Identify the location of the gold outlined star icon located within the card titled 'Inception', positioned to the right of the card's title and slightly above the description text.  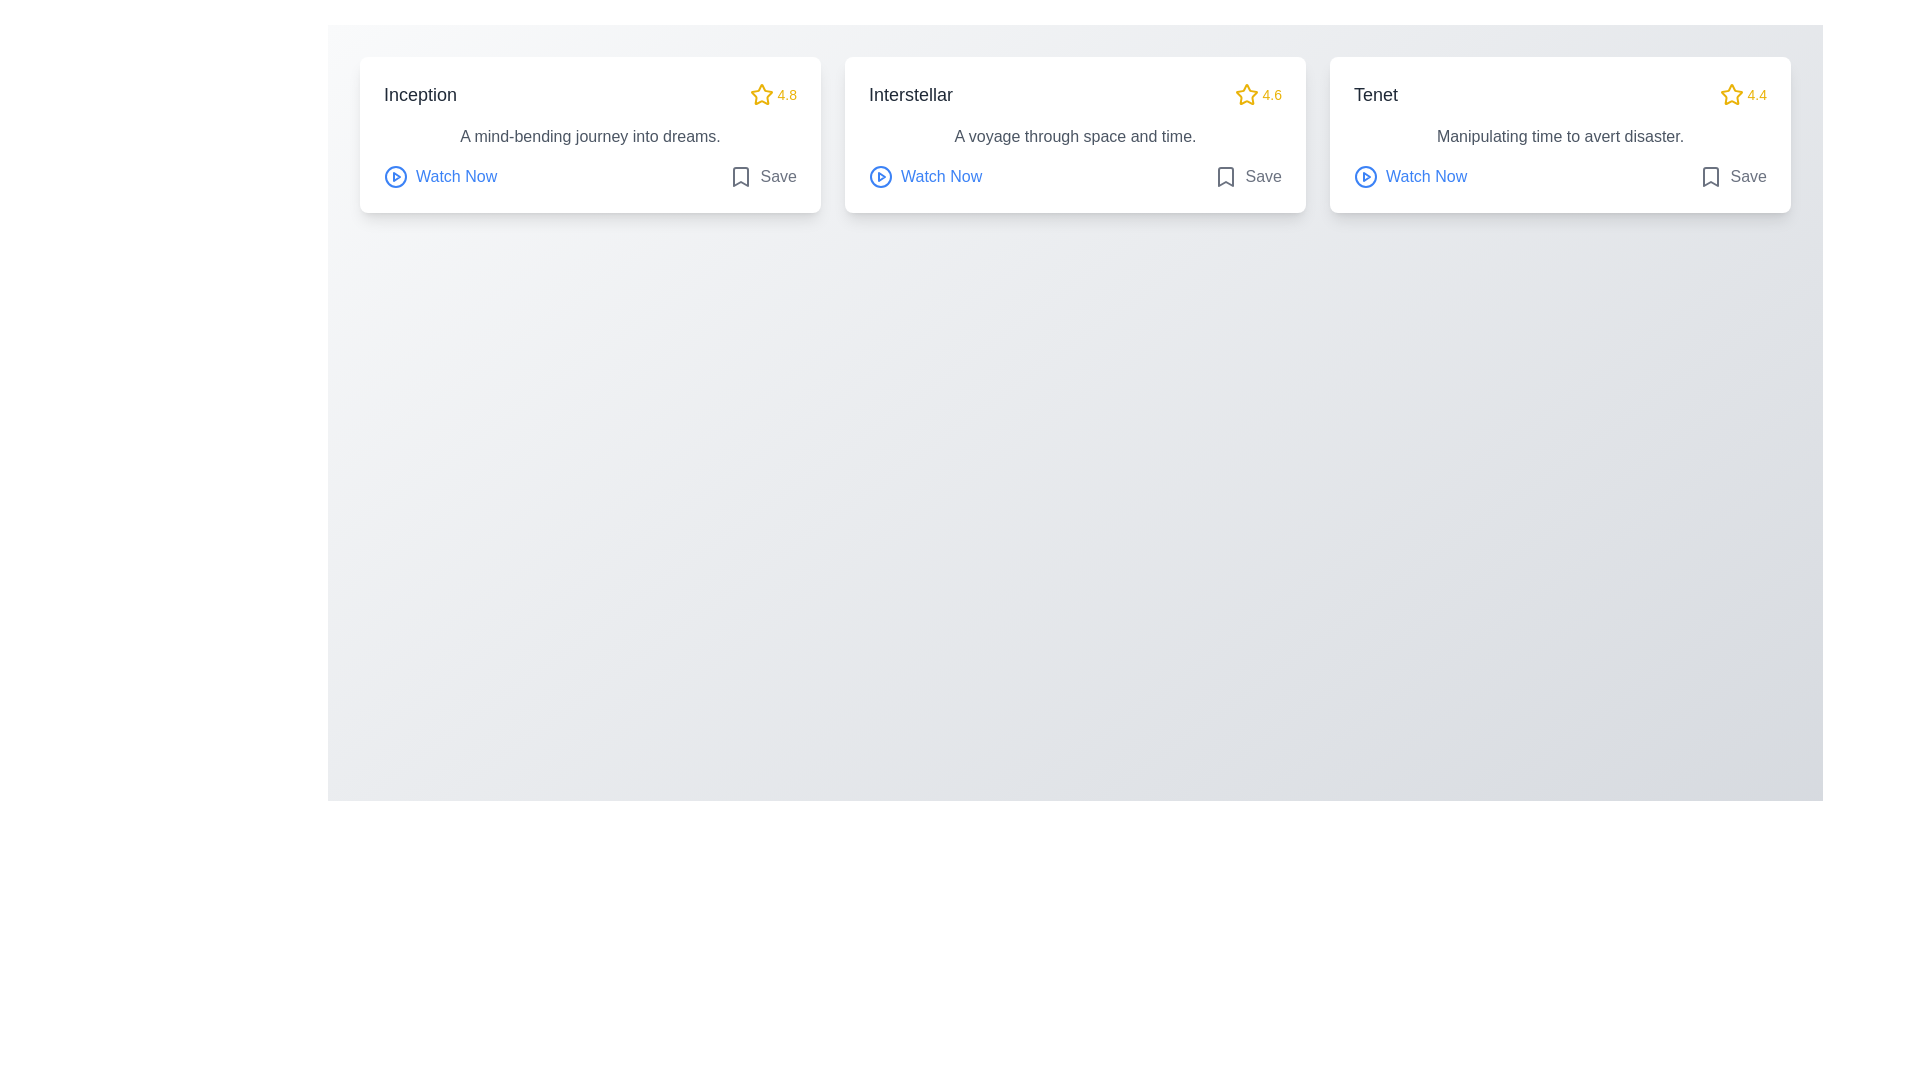
(760, 94).